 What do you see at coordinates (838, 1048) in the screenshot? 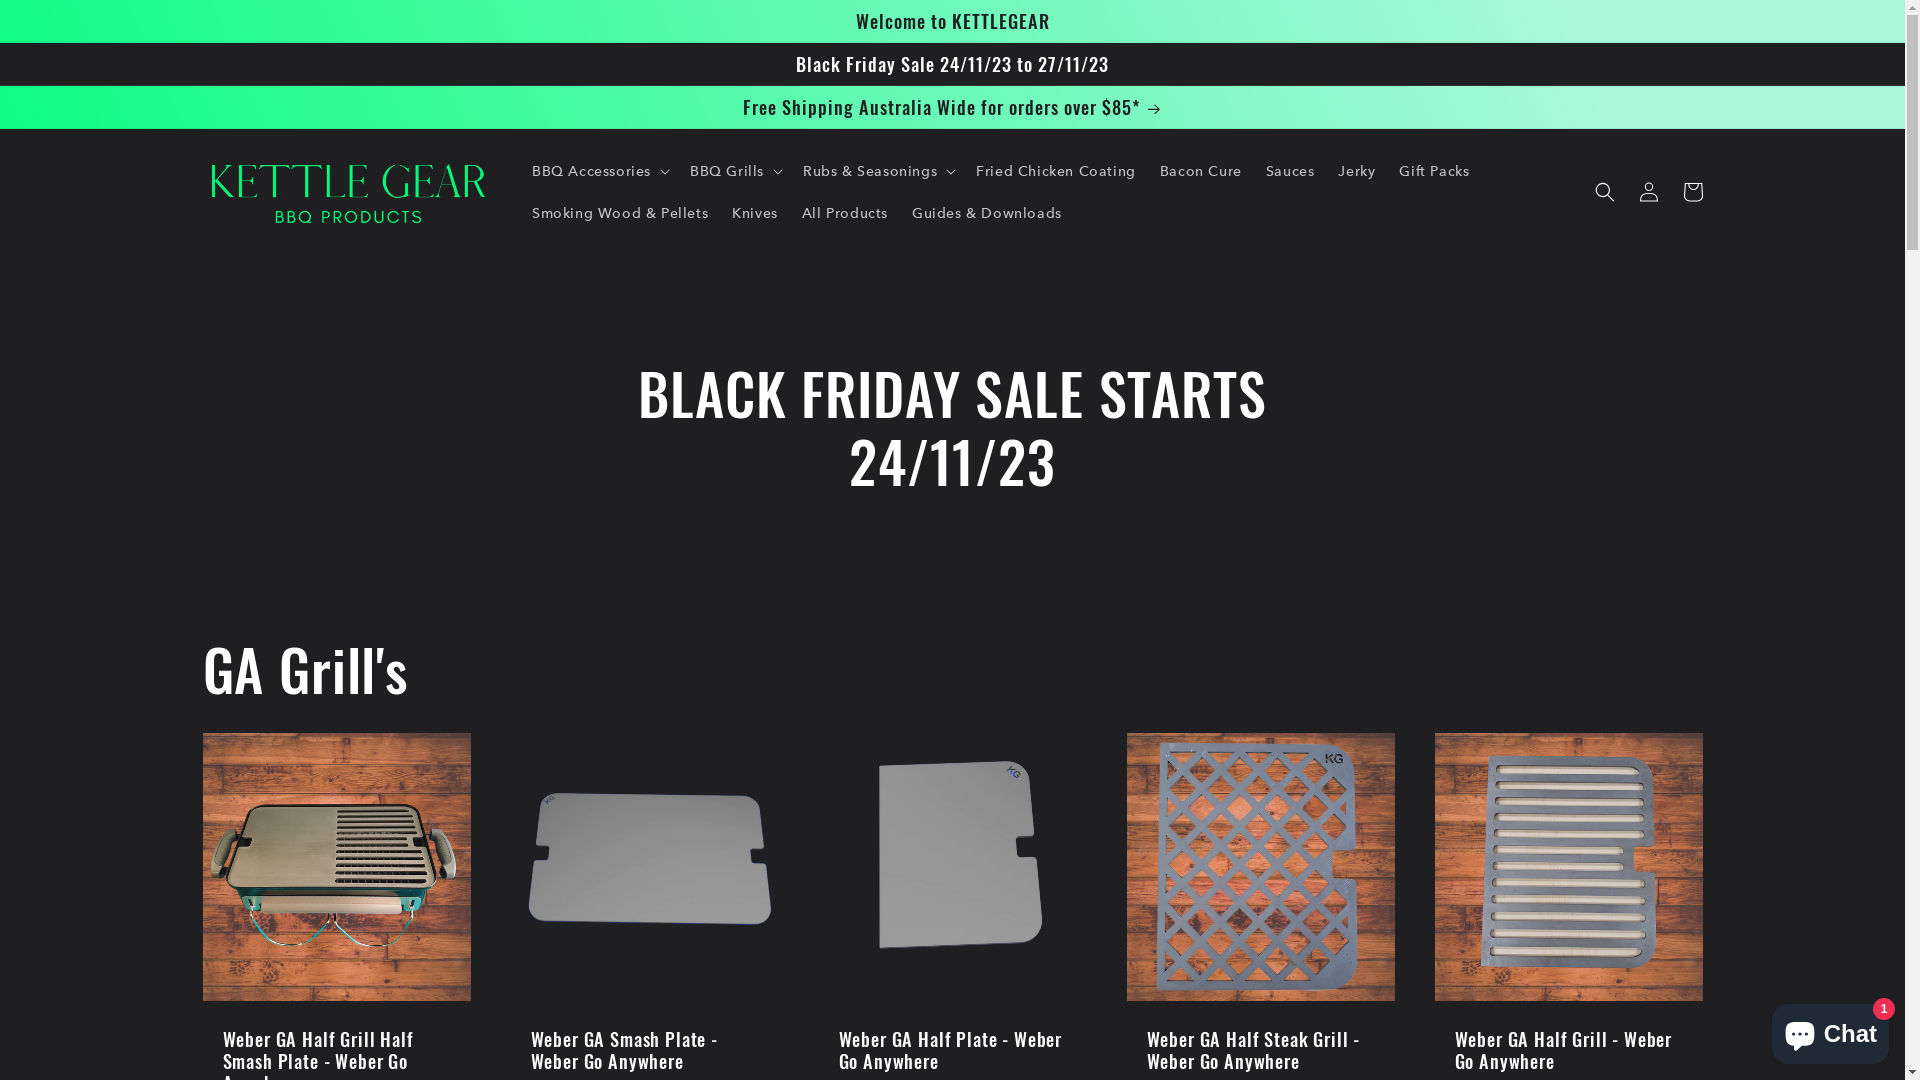
I see `'Weber GA Half Plate - Weber Go Anywhere'` at bounding box center [838, 1048].